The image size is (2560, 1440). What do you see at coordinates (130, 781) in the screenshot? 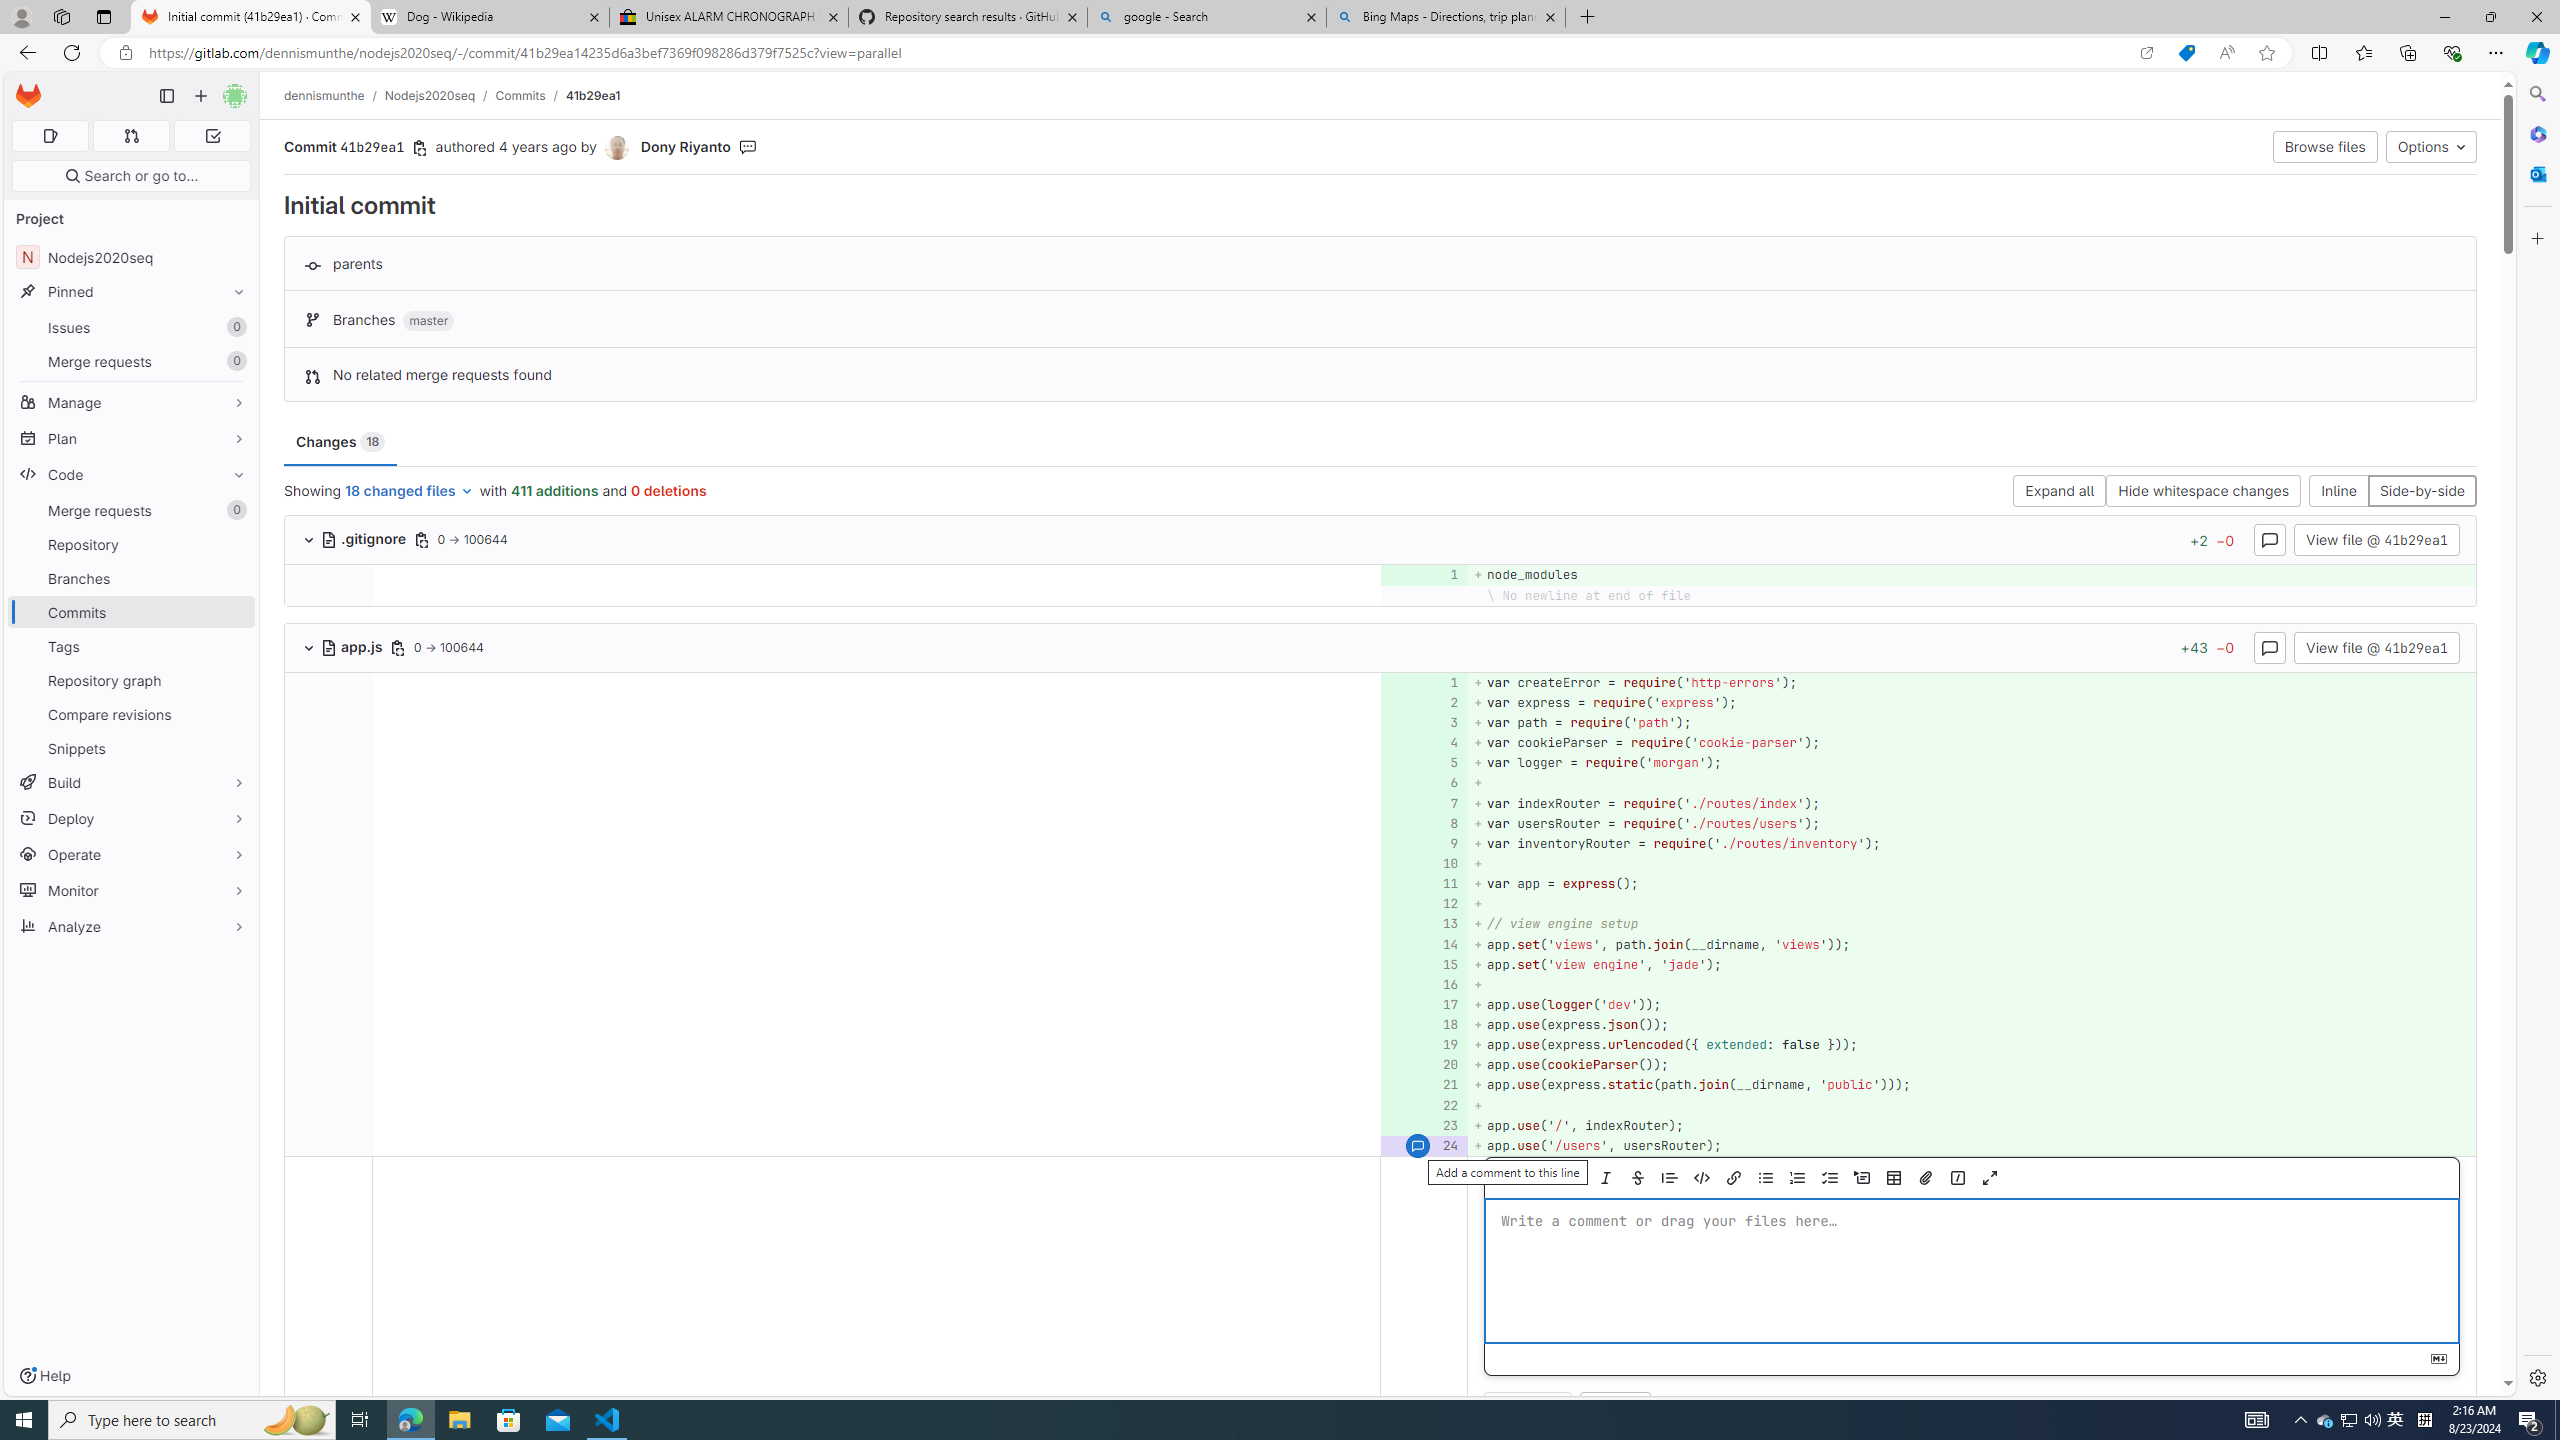
I see `'Build'` at bounding box center [130, 781].